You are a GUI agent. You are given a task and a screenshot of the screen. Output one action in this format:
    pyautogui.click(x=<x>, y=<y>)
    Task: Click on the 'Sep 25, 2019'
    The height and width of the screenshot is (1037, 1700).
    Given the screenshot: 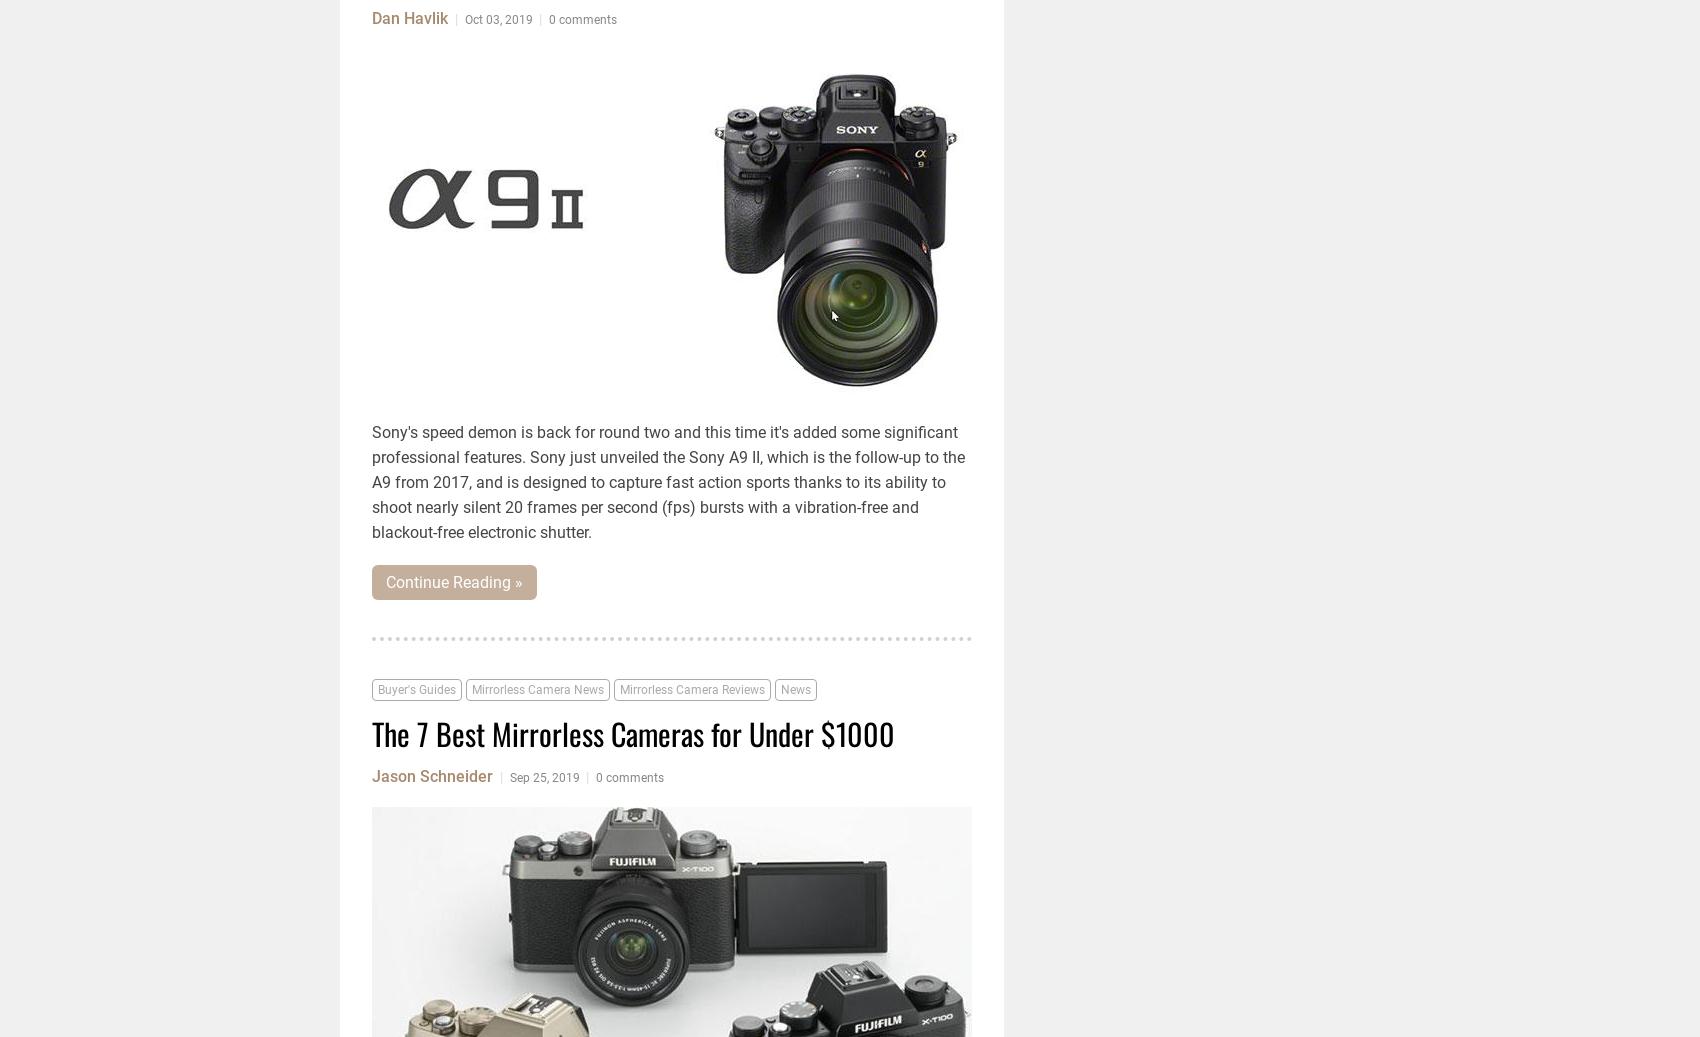 What is the action you would take?
    pyautogui.click(x=544, y=777)
    